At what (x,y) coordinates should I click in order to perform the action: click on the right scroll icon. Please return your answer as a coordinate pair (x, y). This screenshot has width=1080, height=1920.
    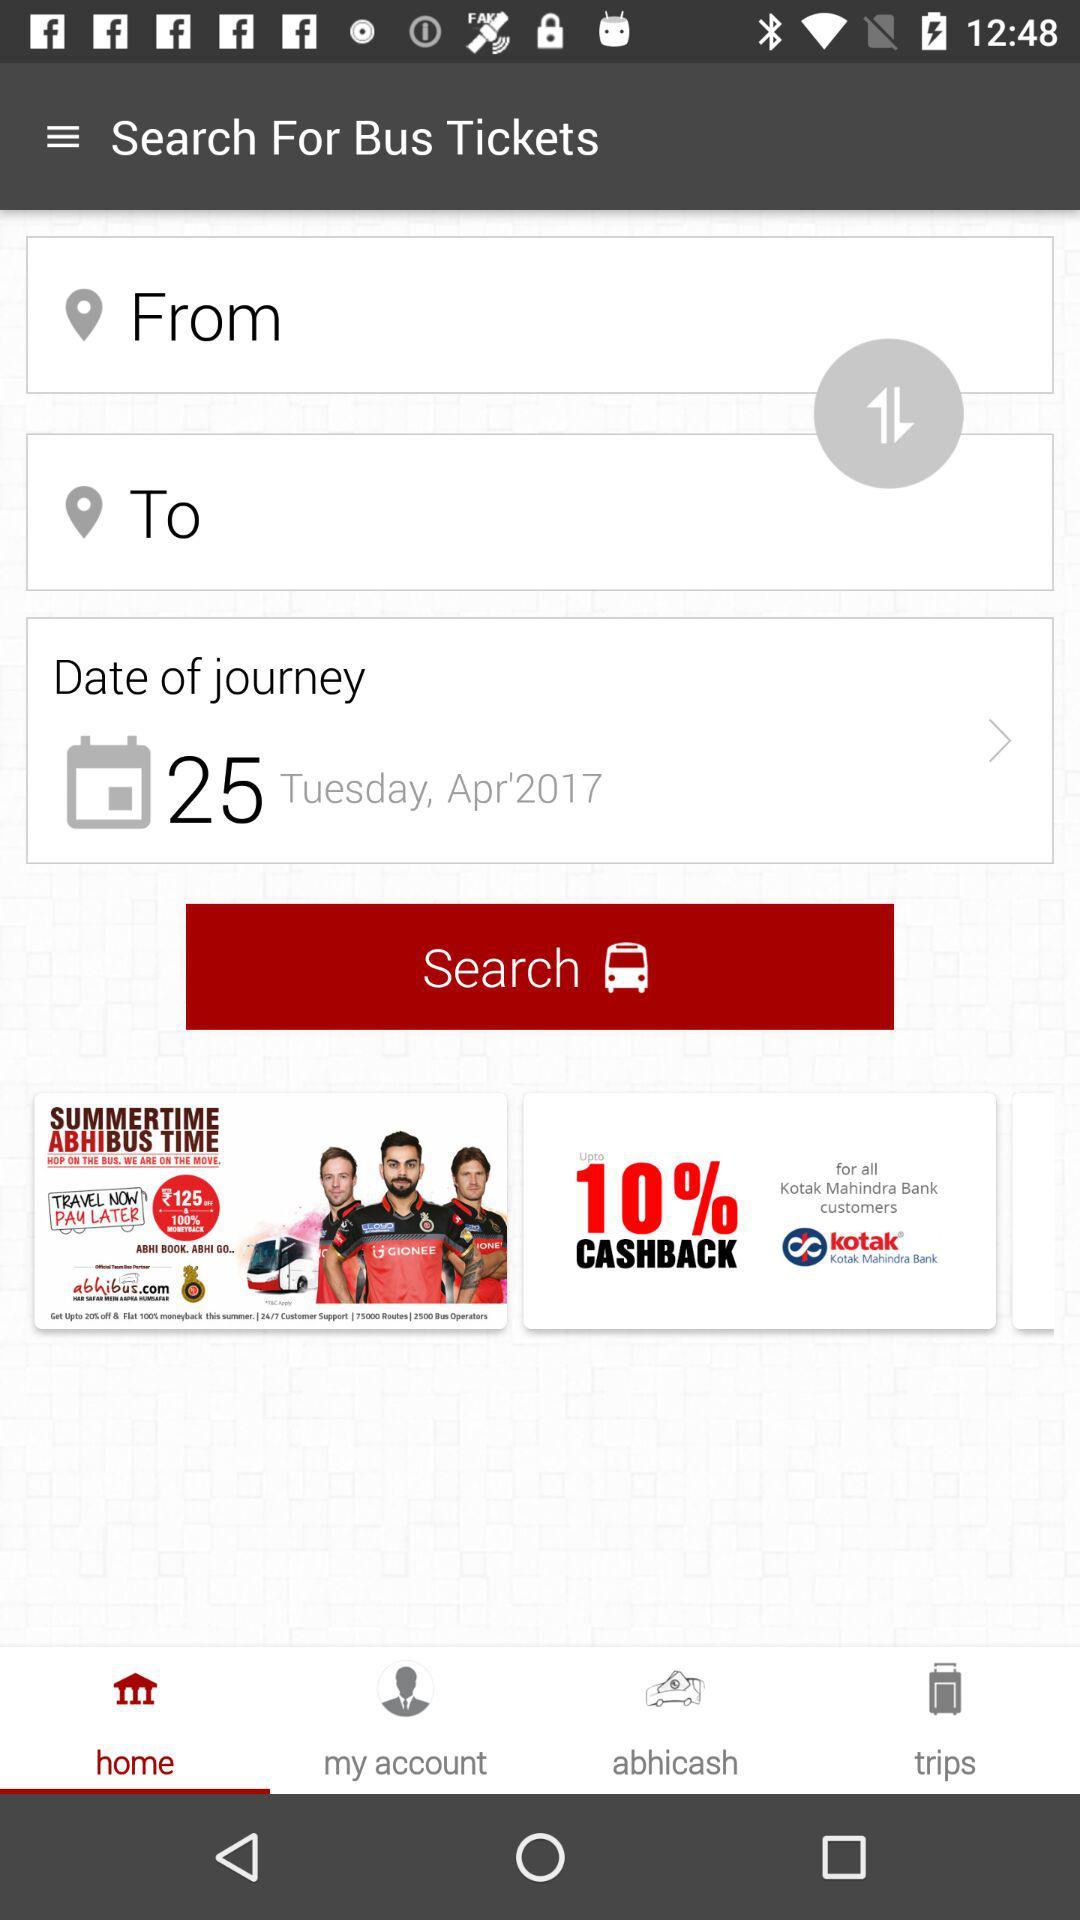
    Looking at the image, I should click on (999, 739).